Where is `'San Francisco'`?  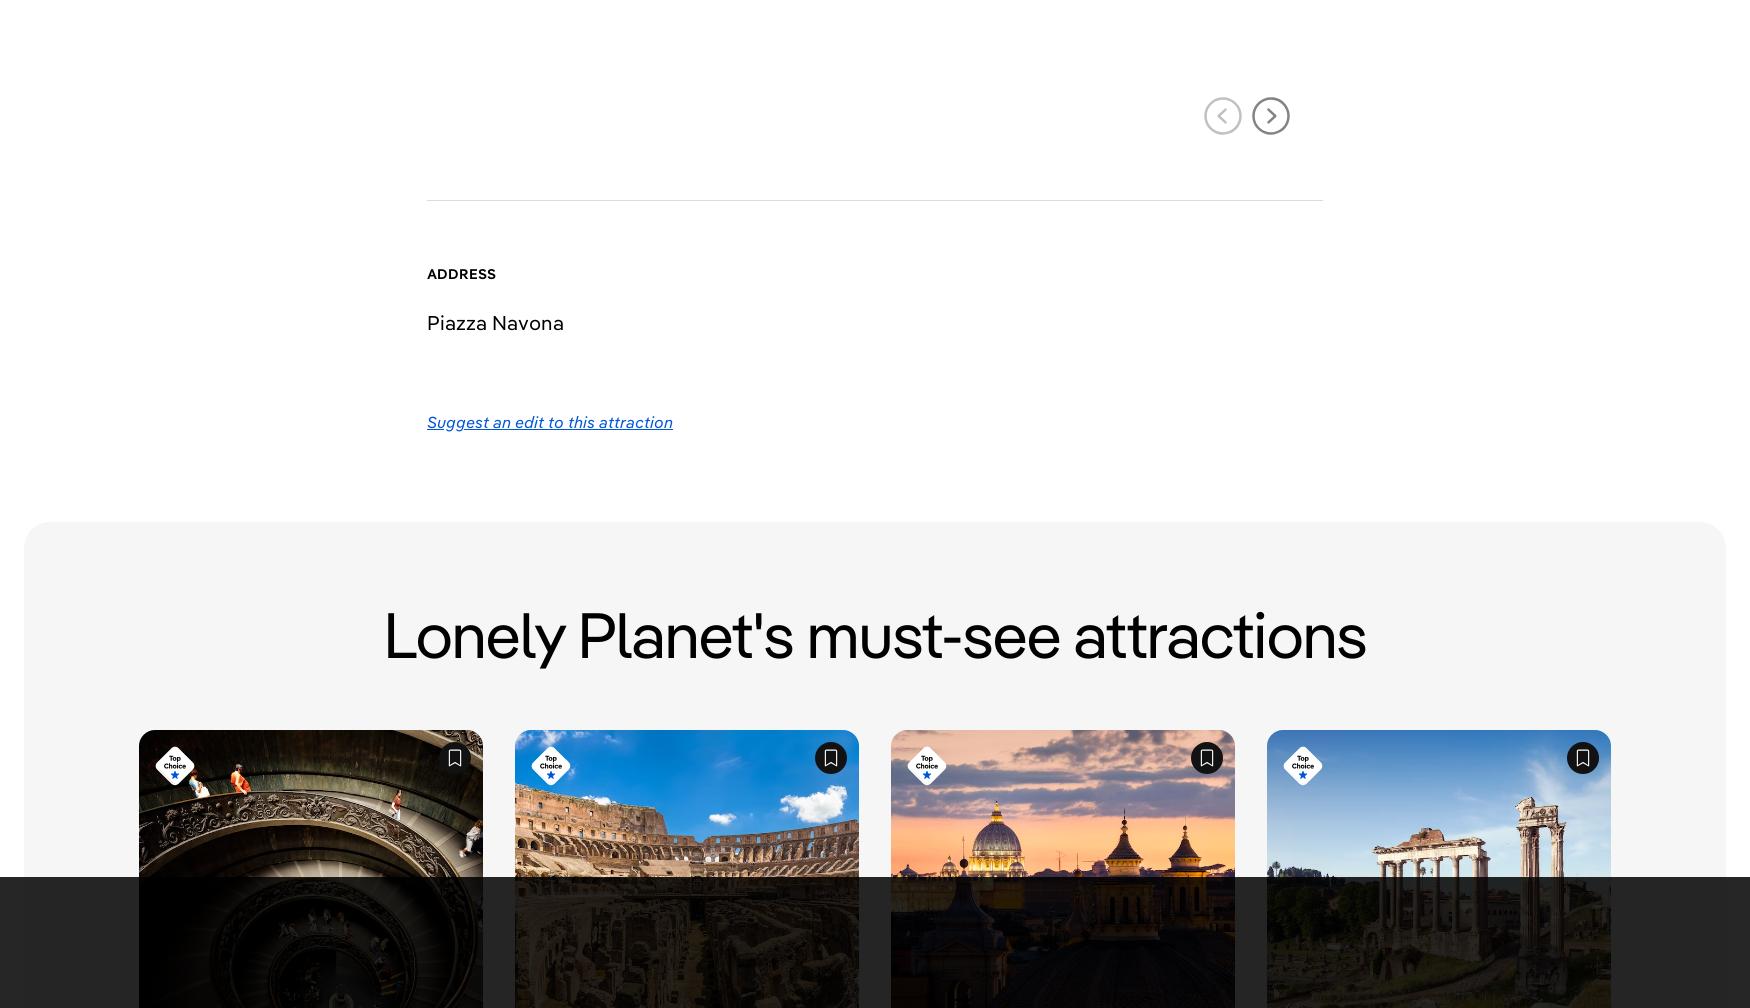 'San Francisco' is located at coordinates (771, 940).